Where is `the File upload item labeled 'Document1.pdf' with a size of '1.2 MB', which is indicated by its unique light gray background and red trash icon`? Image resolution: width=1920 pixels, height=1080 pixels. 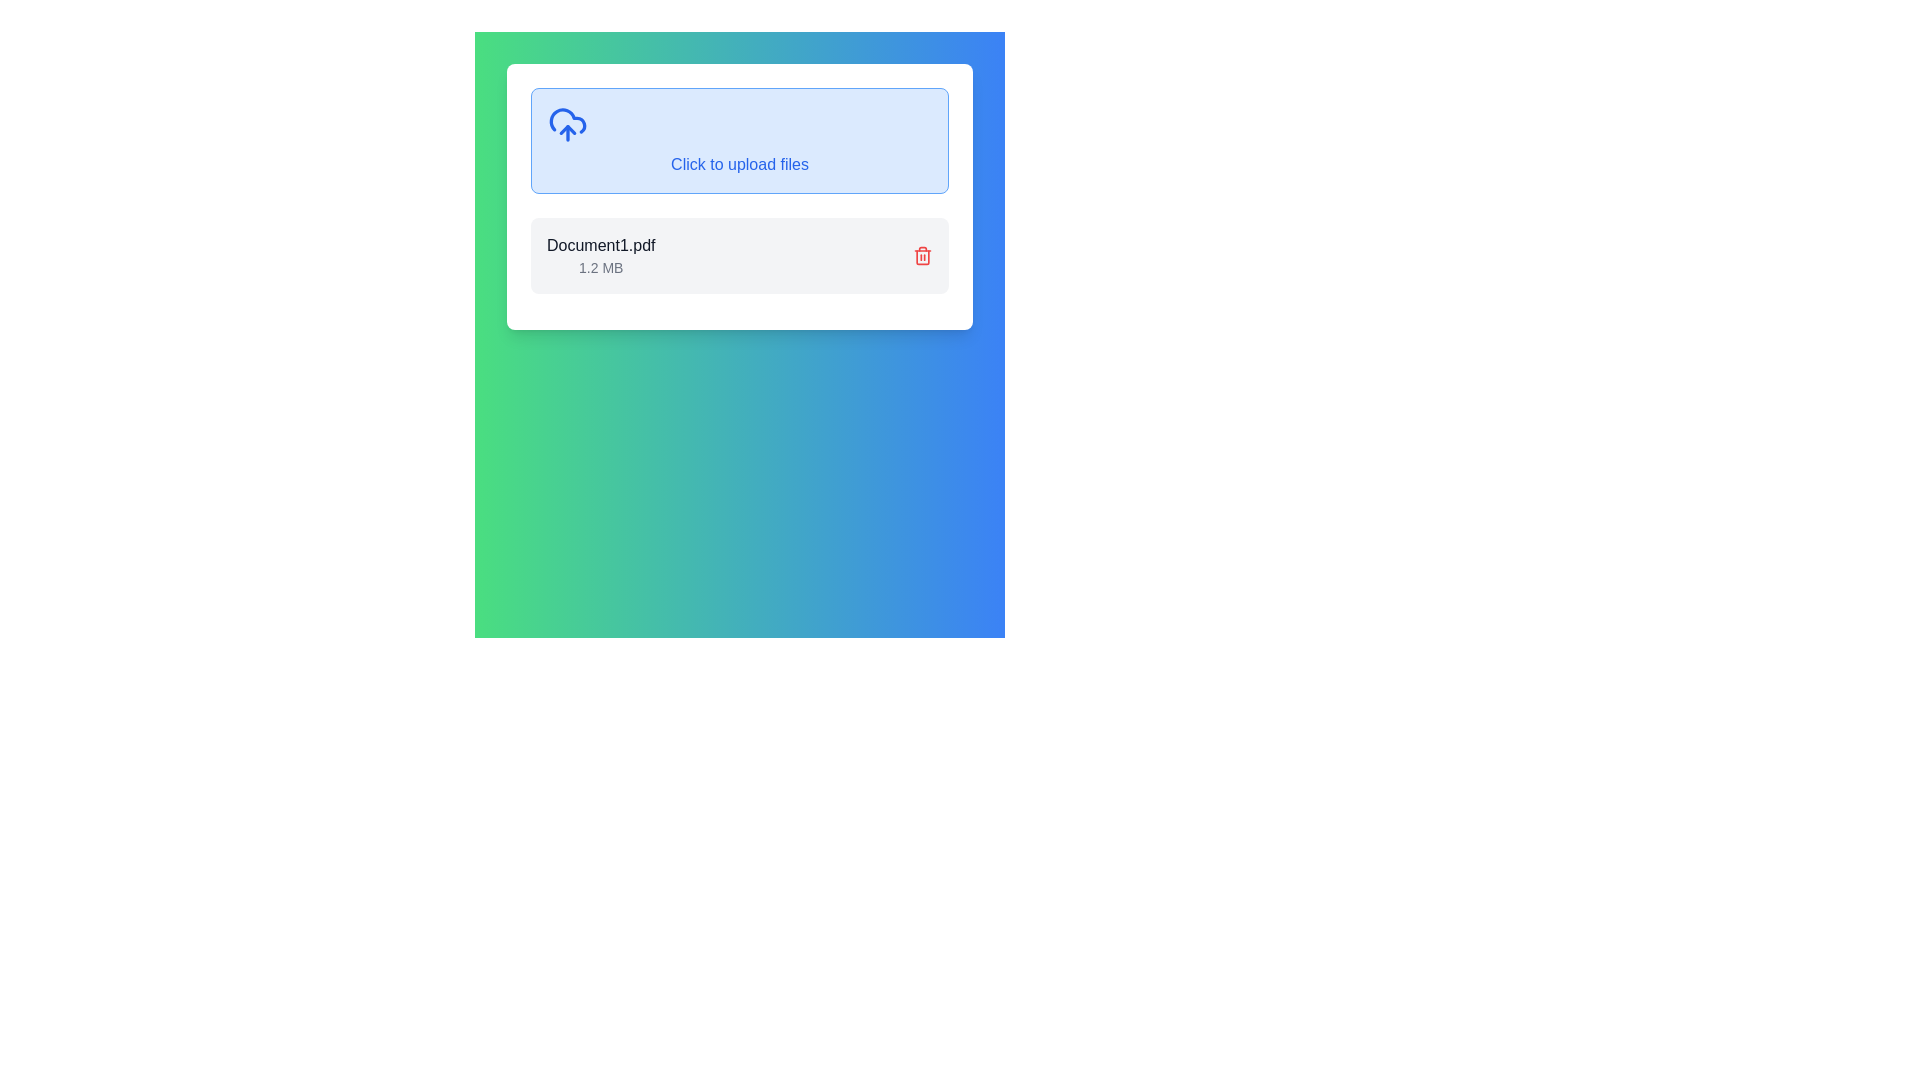 the File upload item labeled 'Document1.pdf' with a size of '1.2 MB', which is indicated by its unique light gray background and red trash icon is located at coordinates (738, 254).